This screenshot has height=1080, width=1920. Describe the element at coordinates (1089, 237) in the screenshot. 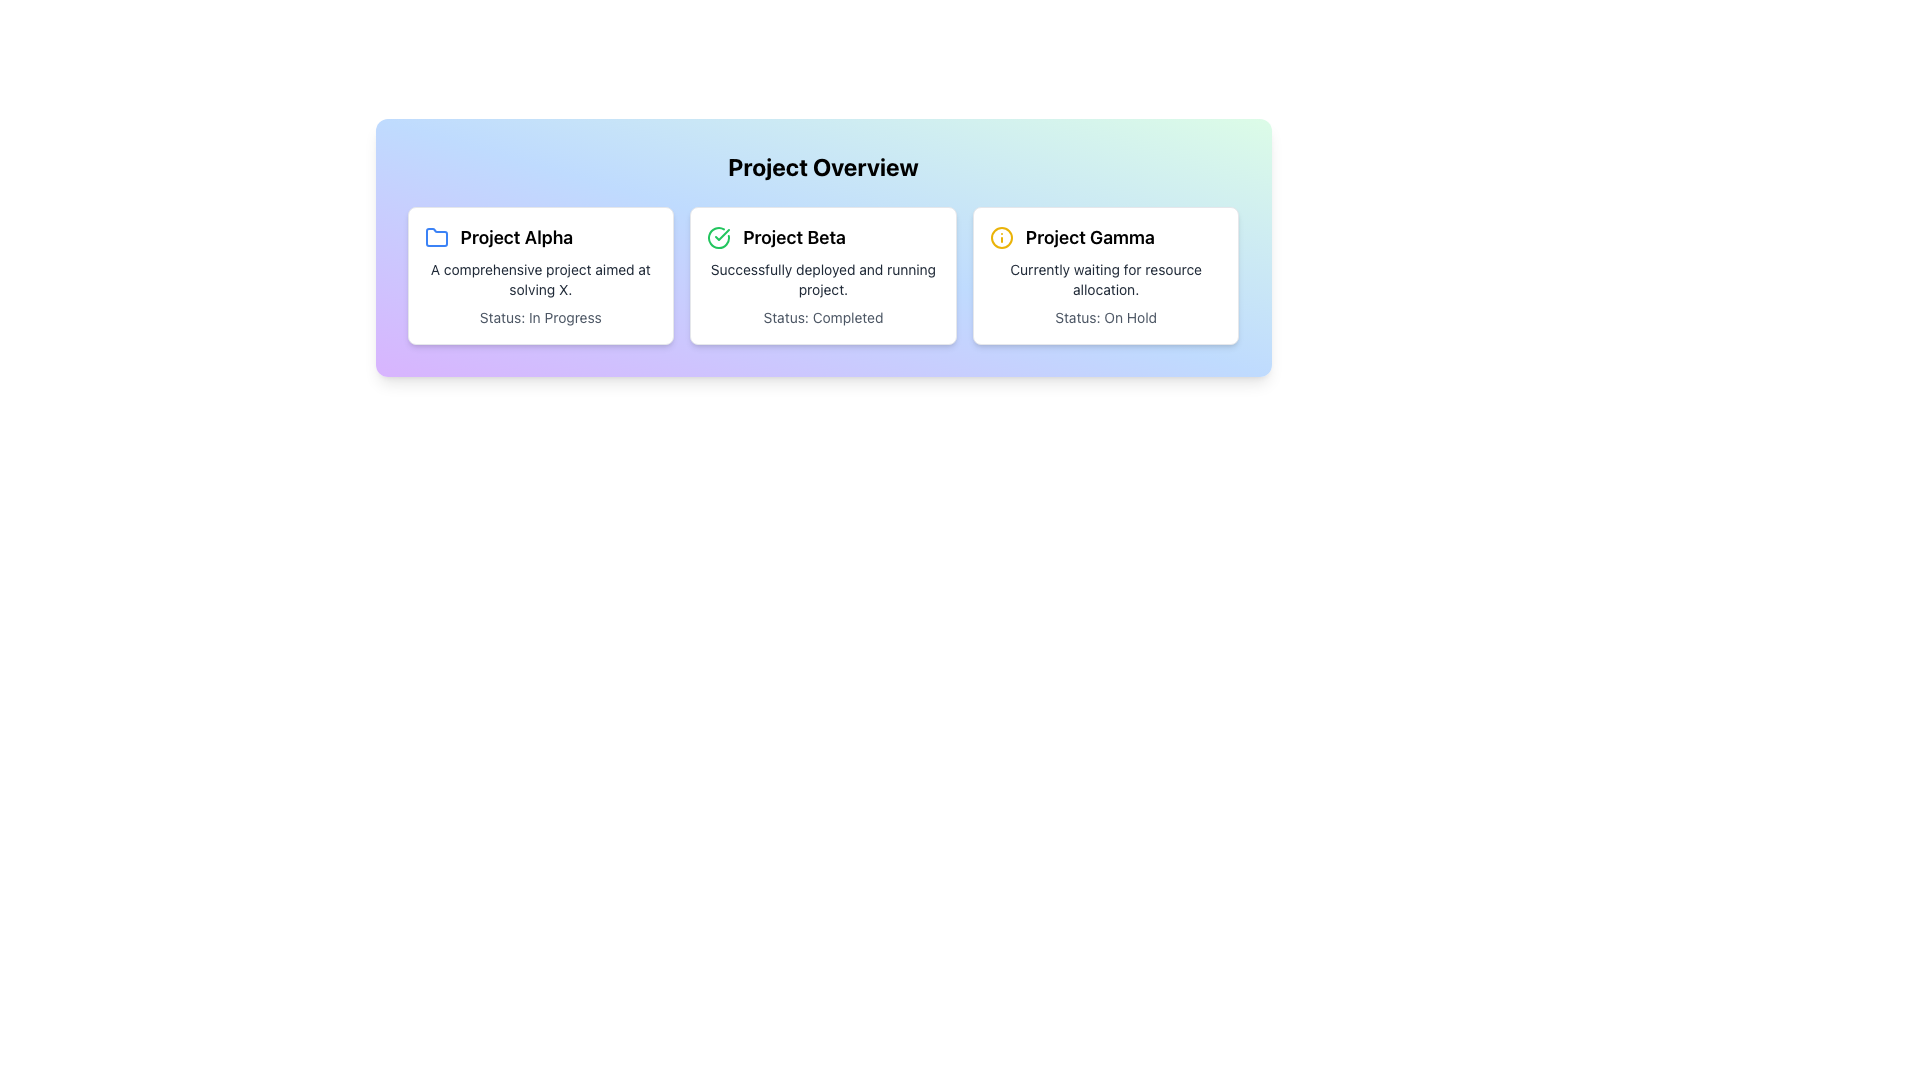

I see `the text heading 'Project Gamma', which is styled in bold and larger font, located in the top section of the rightmost card among three horizontally arranged cards` at that location.